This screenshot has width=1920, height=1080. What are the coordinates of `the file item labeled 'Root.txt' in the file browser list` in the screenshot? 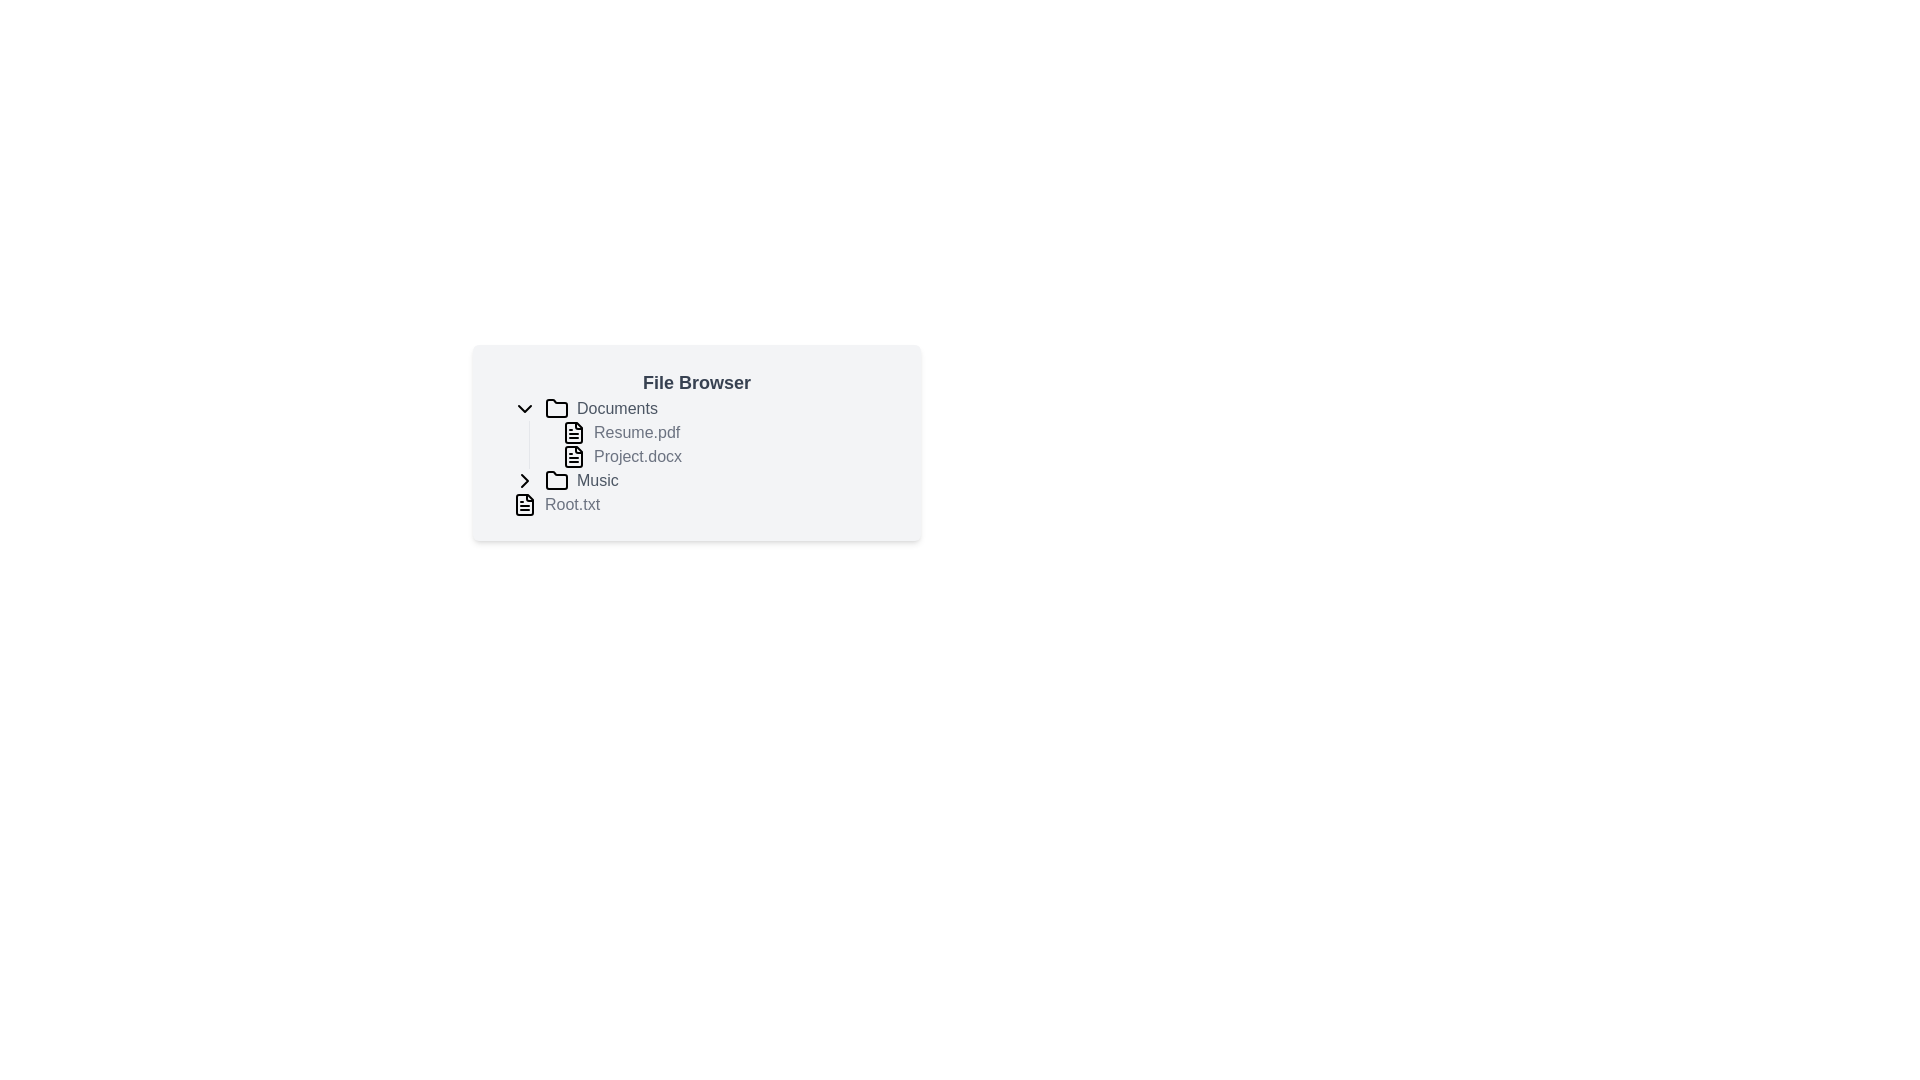 It's located at (705, 504).